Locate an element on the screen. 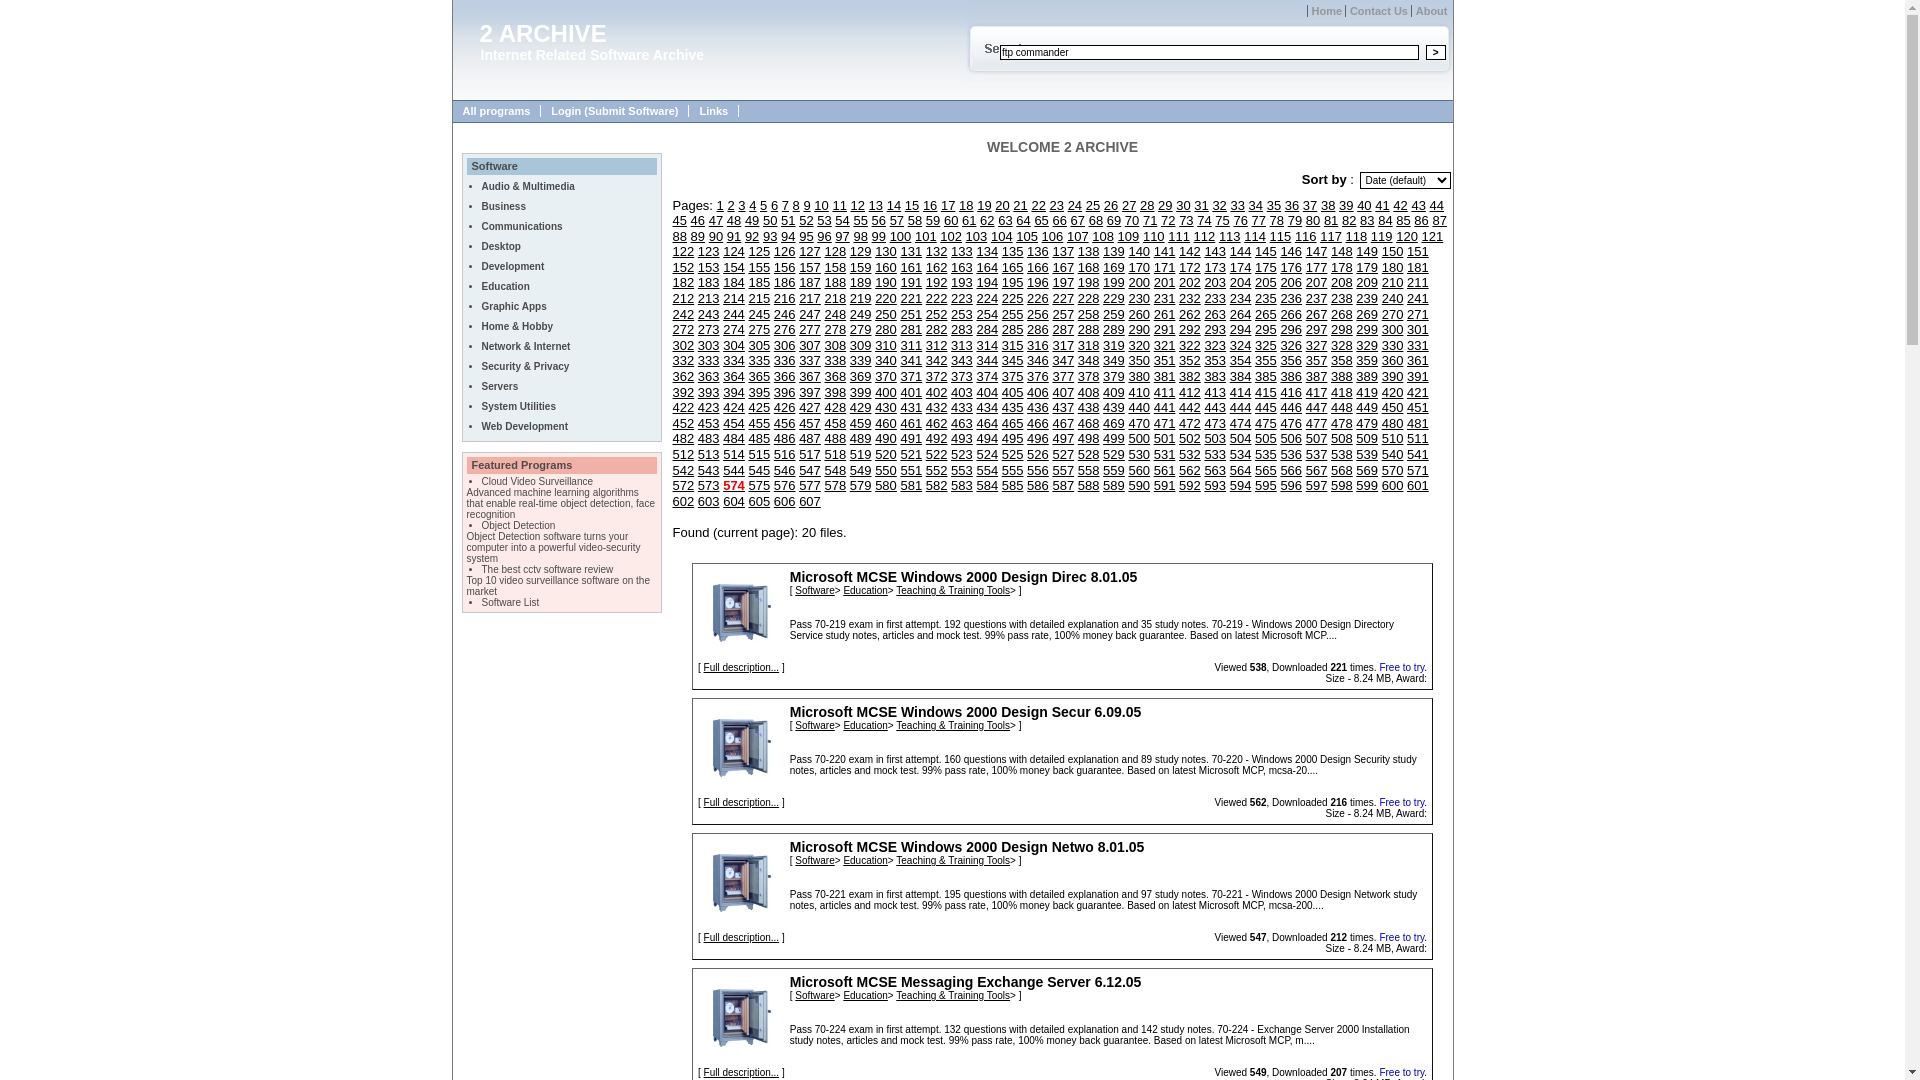  '315' is located at coordinates (1012, 344).